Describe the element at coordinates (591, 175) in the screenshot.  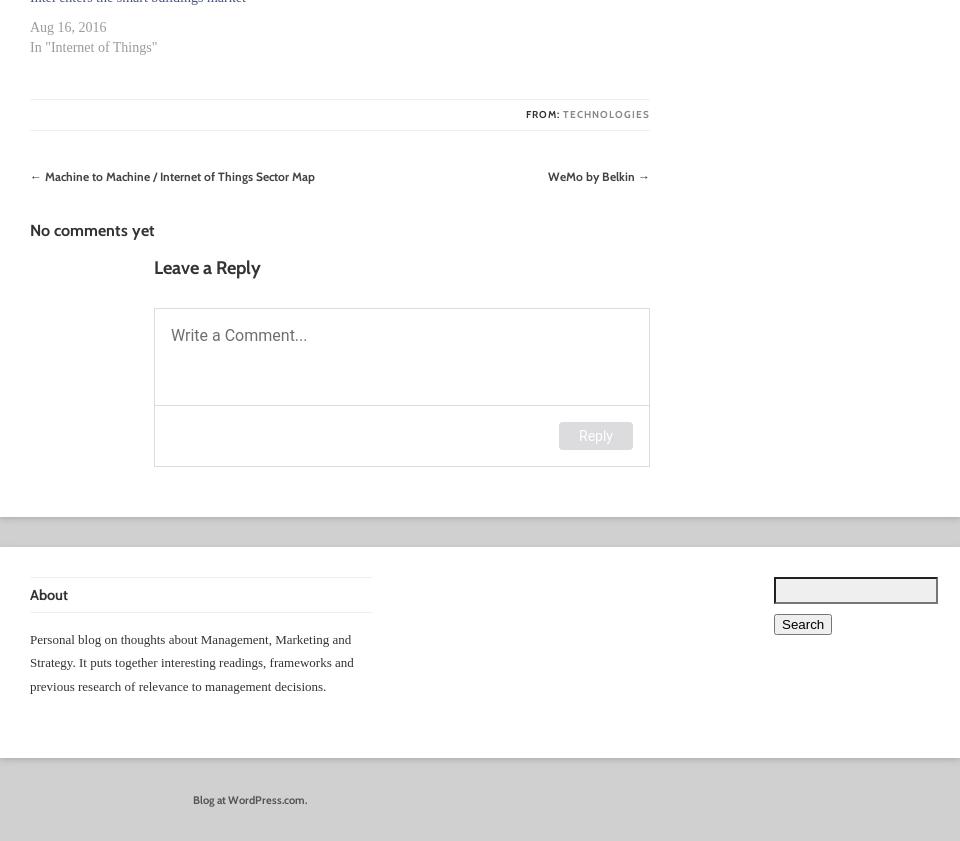
I see `'WeMo by Belkin'` at that location.